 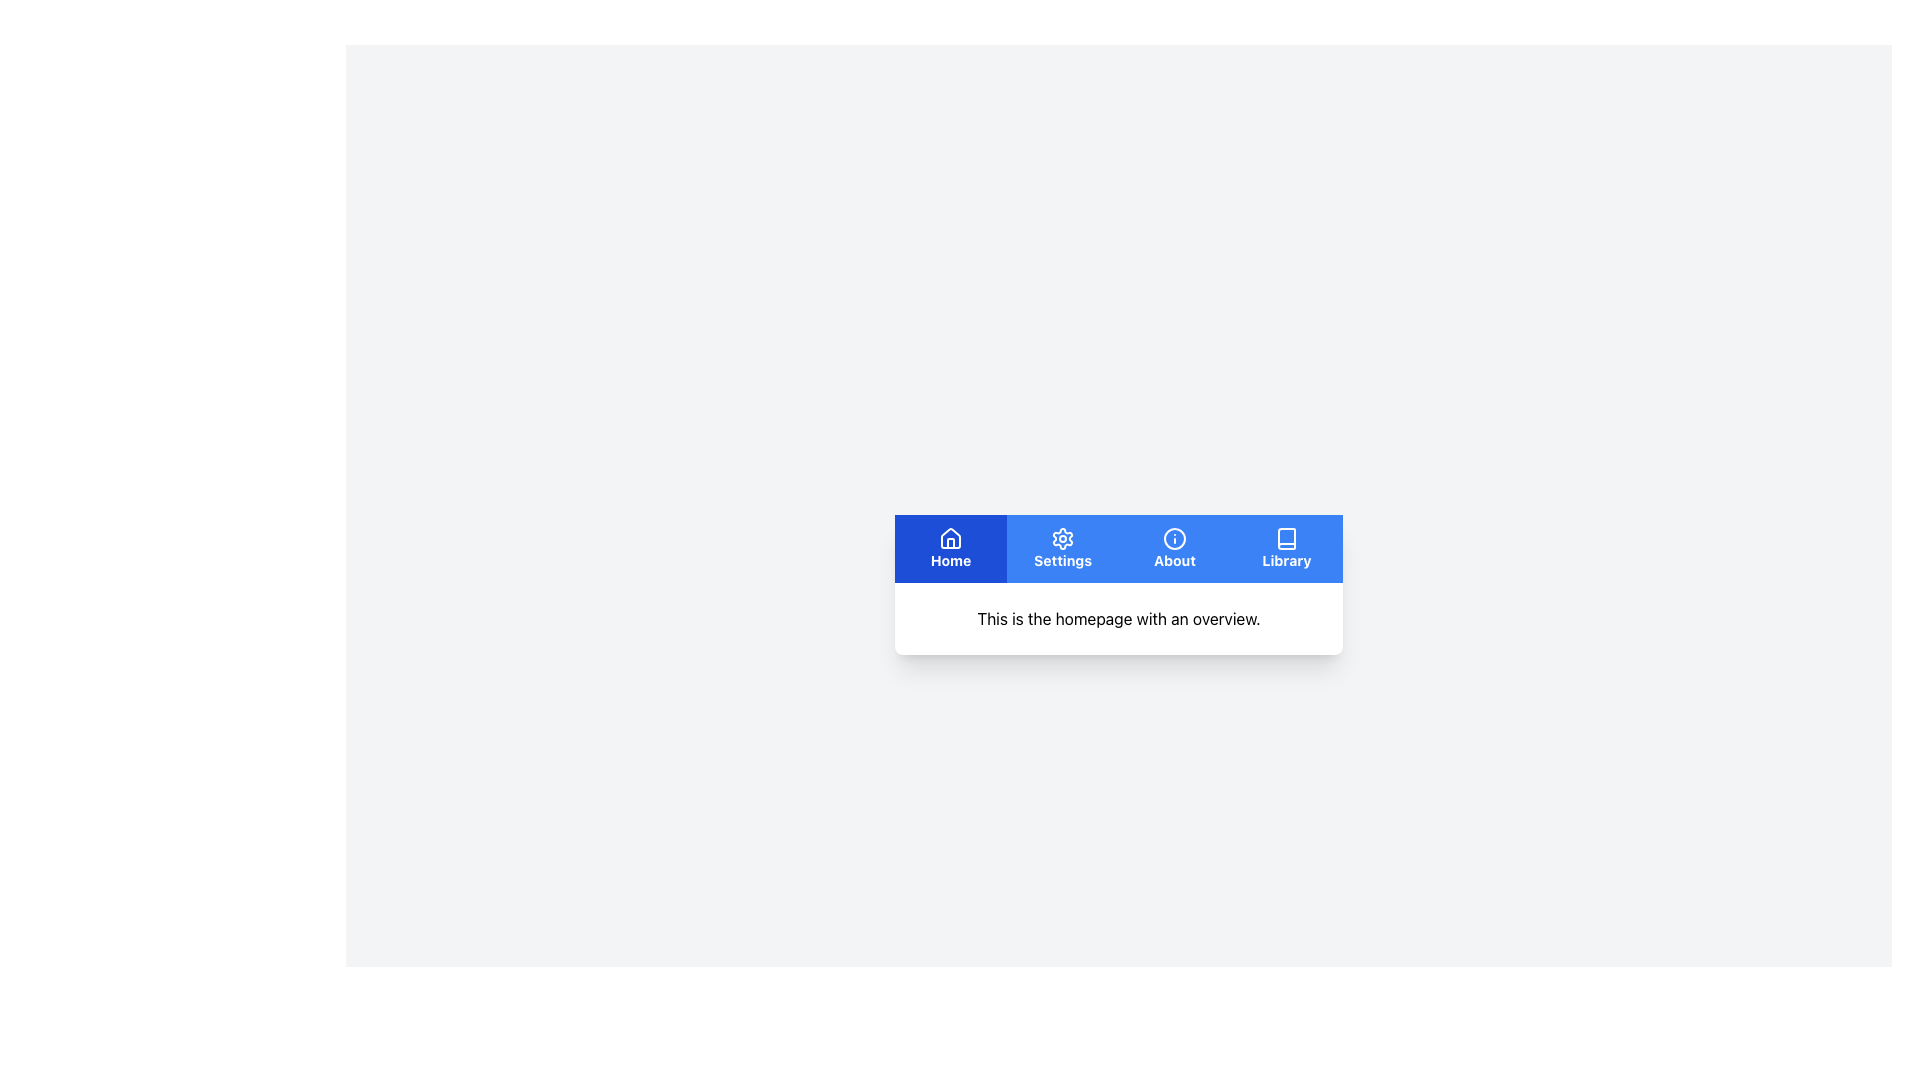 I want to click on the 'Library' icon, which is a book-shaped icon with a blue background located in the bottom-center navigation bar, so click(x=1286, y=538).